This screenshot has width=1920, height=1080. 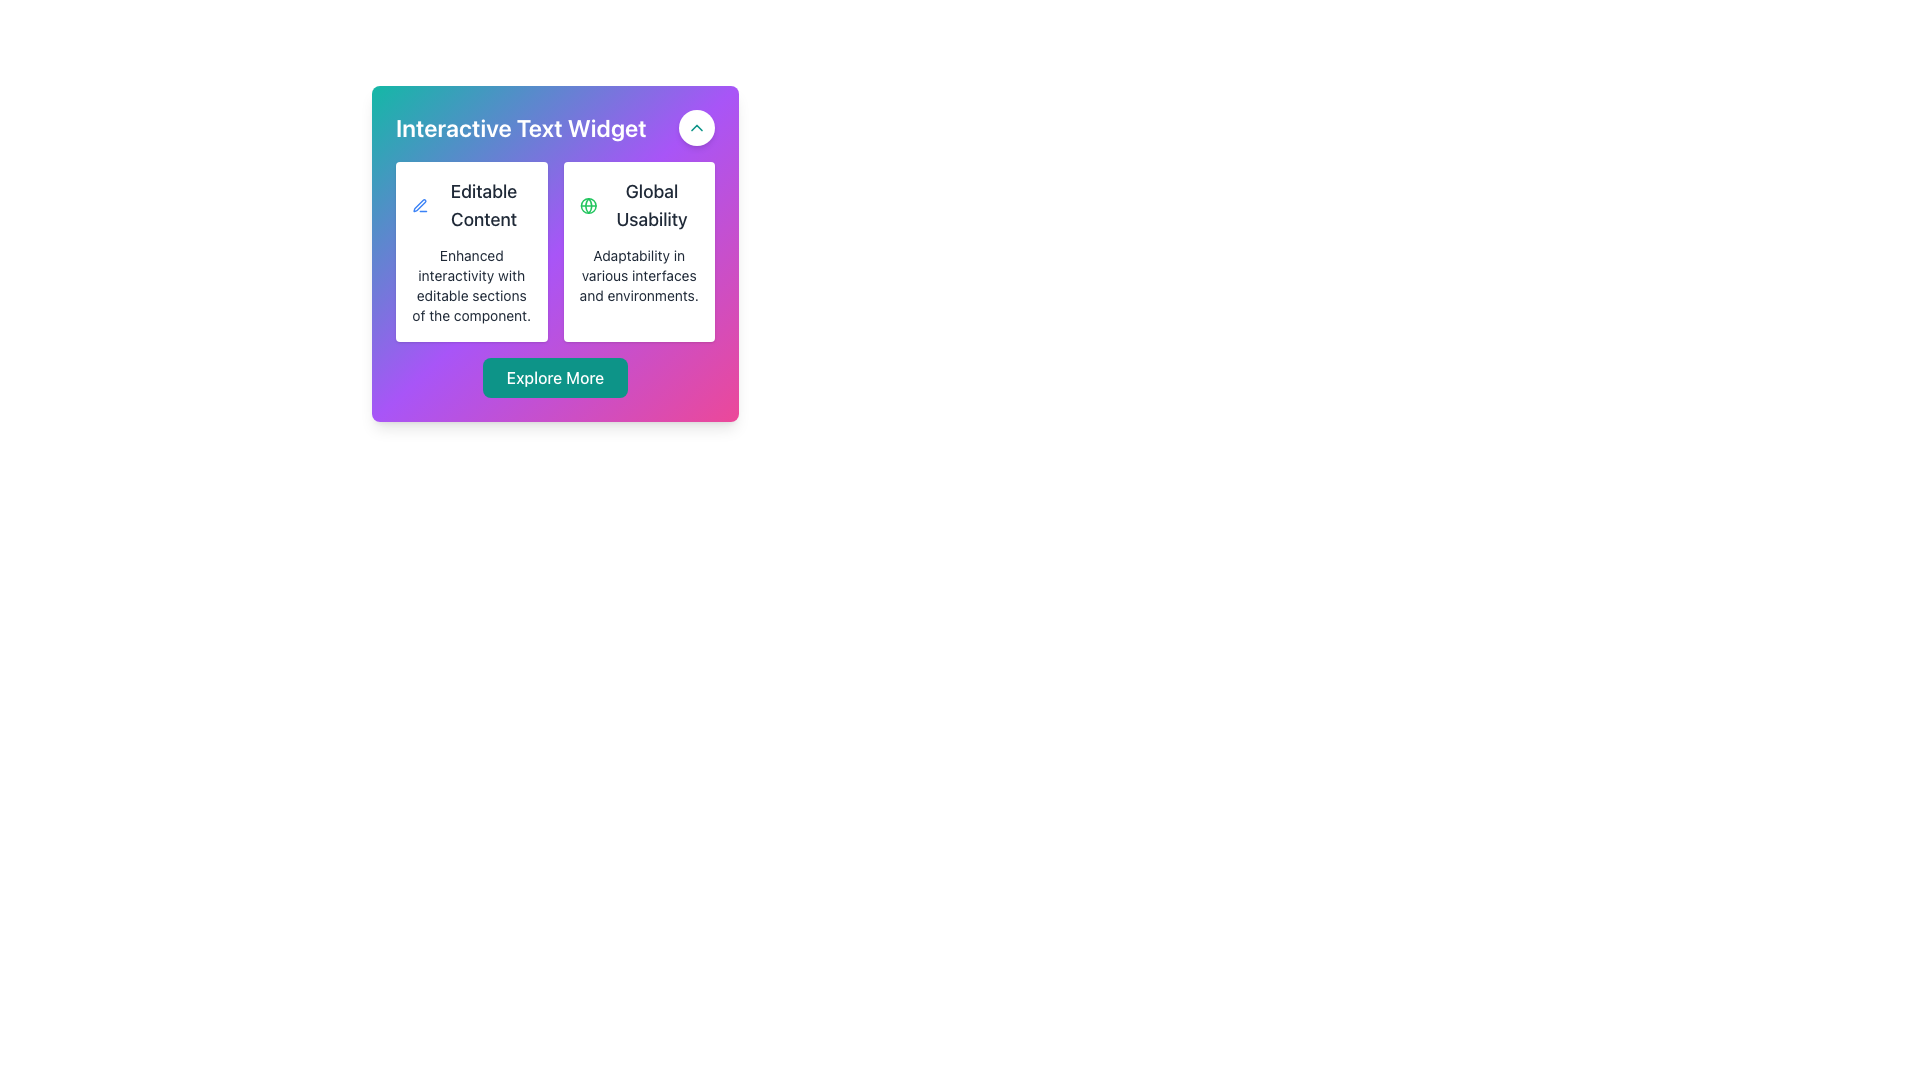 I want to click on the globe icon with a green color and bold stroke, which is located to the left of the 'Global Usability' text, so click(x=587, y=205).